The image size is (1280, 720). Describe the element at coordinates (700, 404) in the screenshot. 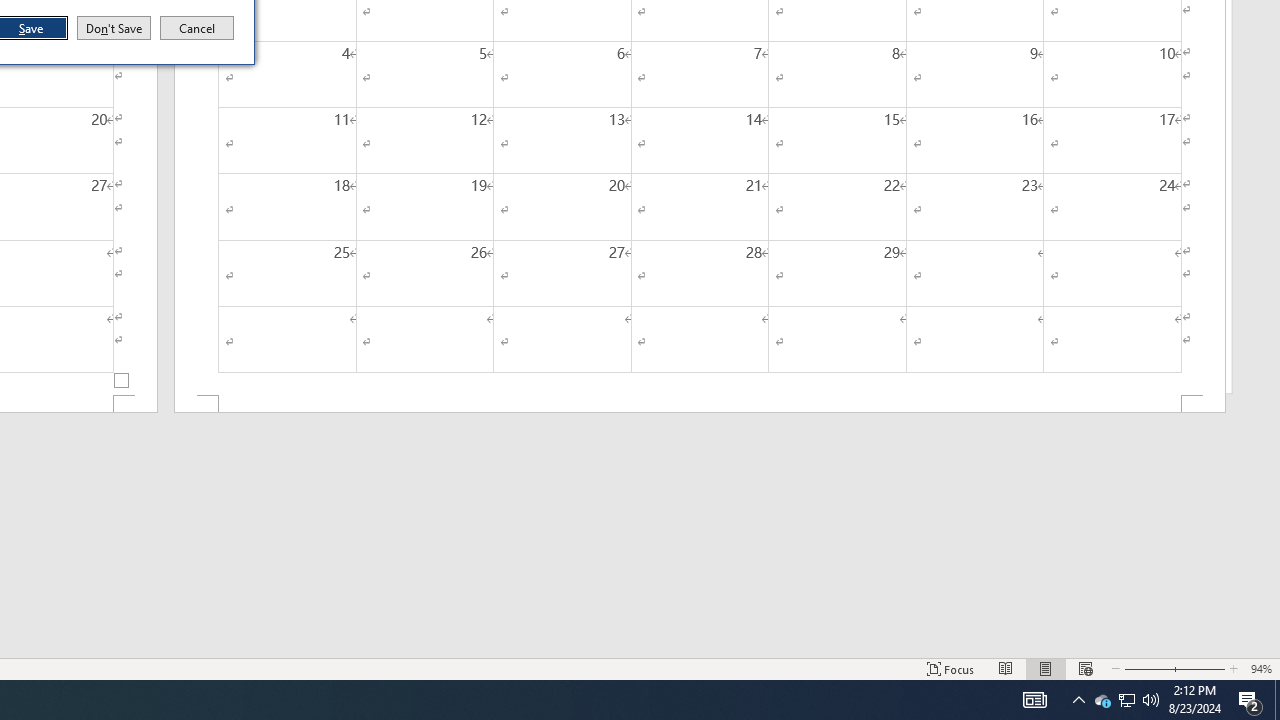

I see `'Footer -Section 2-'` at that location.